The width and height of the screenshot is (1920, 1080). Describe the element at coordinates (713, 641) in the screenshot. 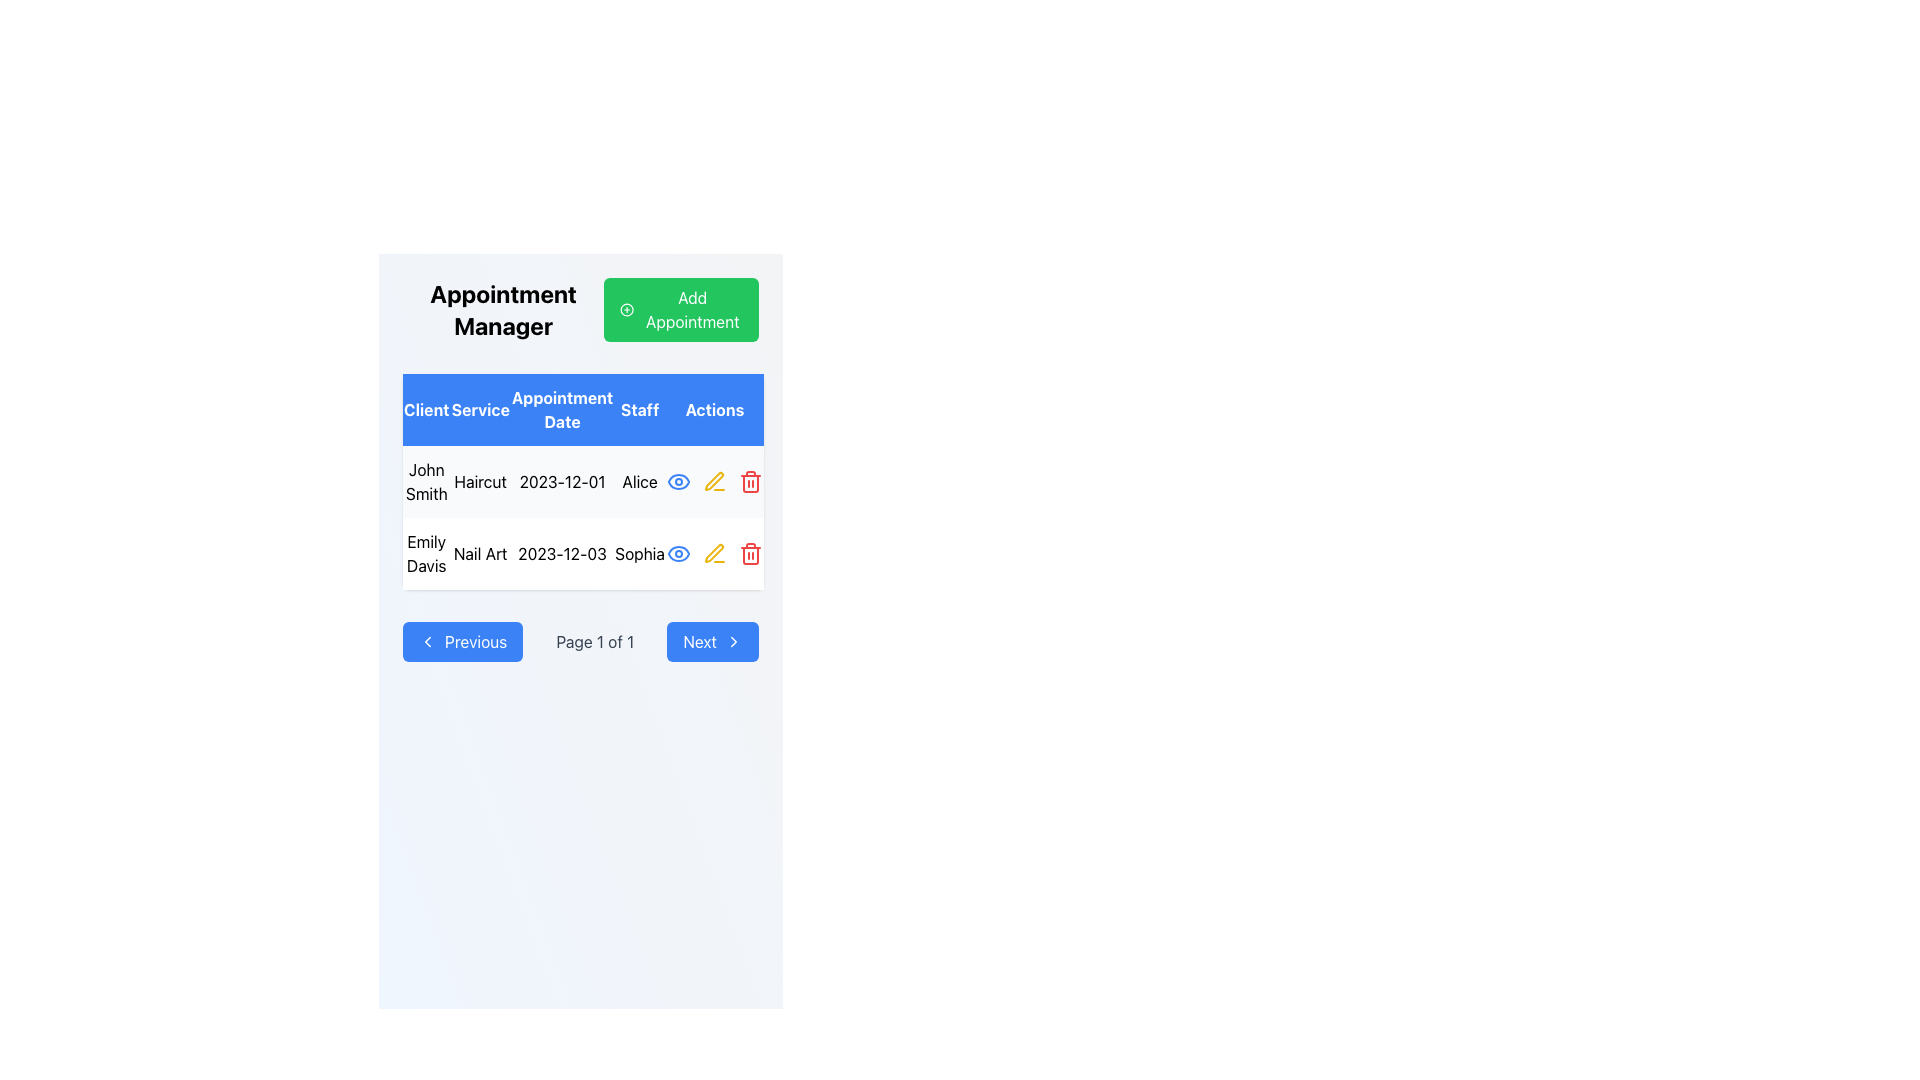

I see `the navigation button located at the bottom right of the interface, which allows the user to navigate to the next page of content` at that location.